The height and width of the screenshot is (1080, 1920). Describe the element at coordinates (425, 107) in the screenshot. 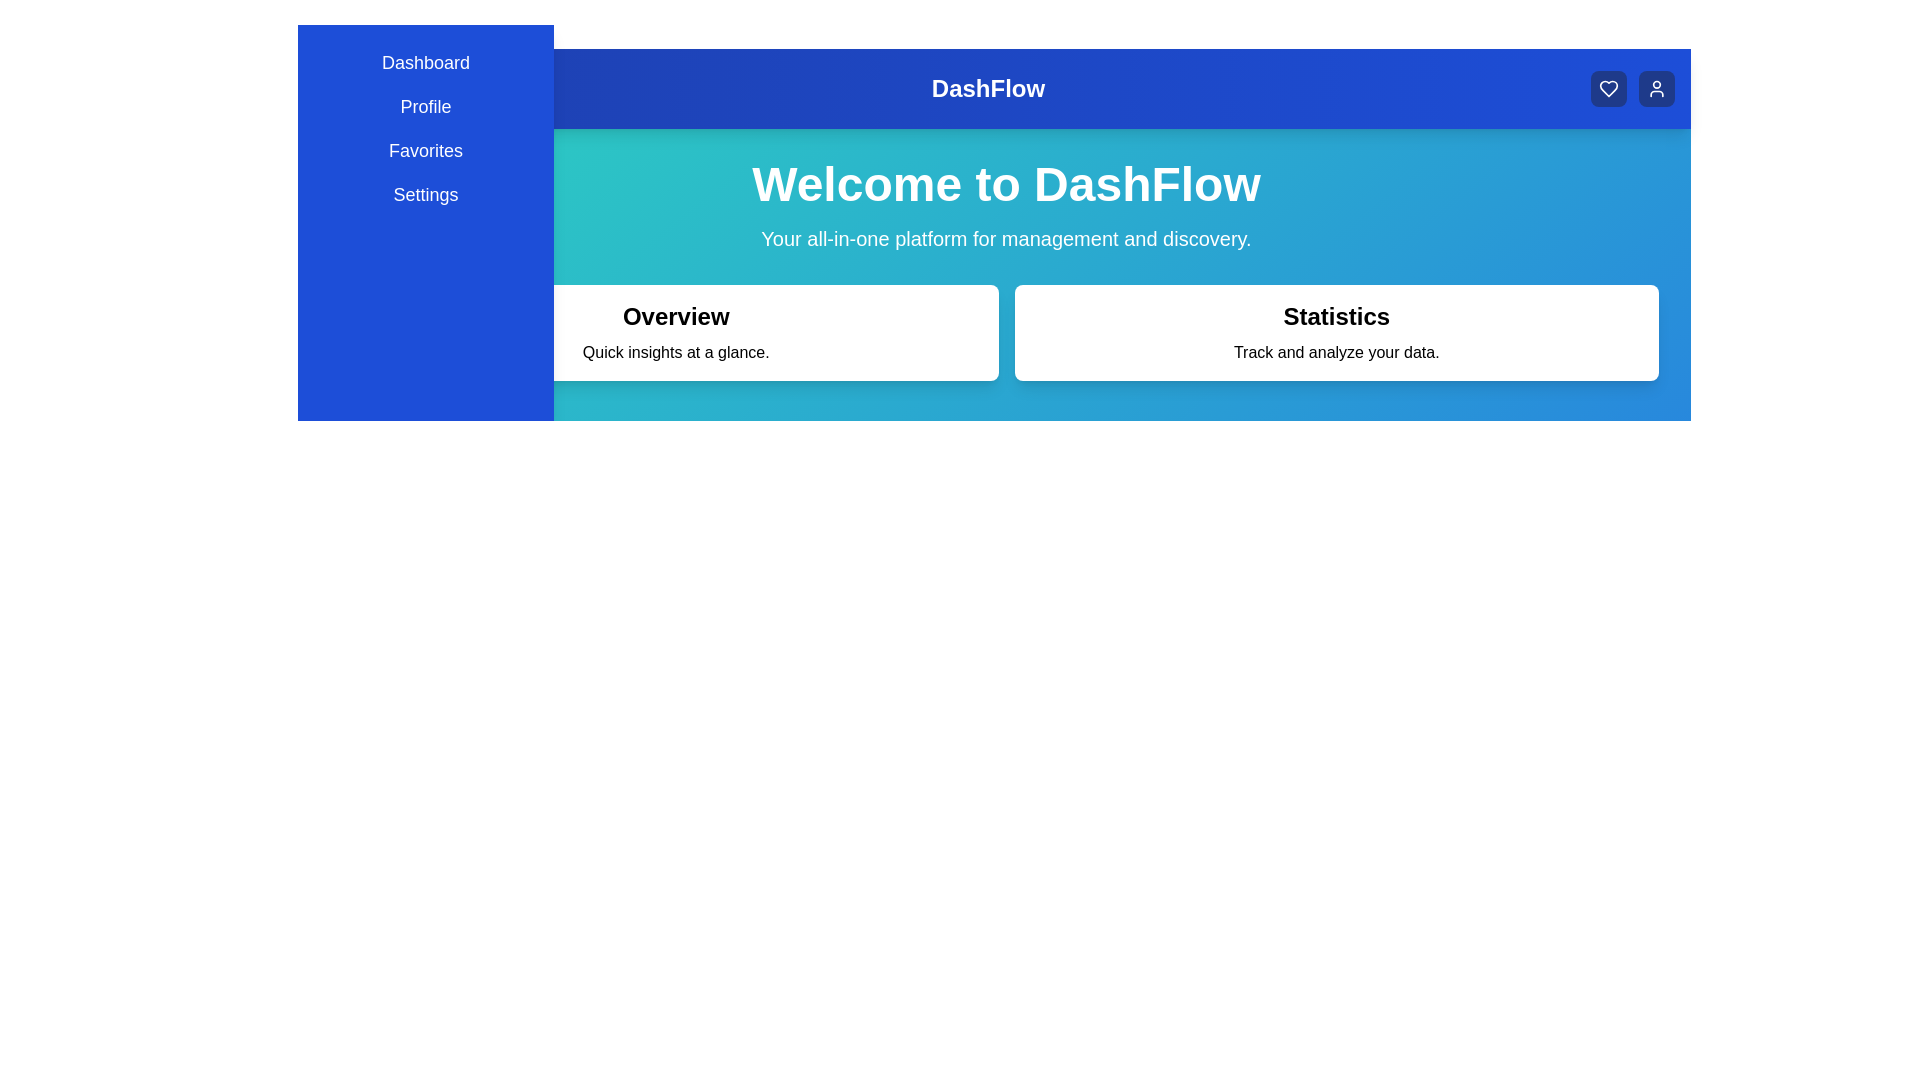

I see `the menu item Profile to navigate to its respective section` at that location.